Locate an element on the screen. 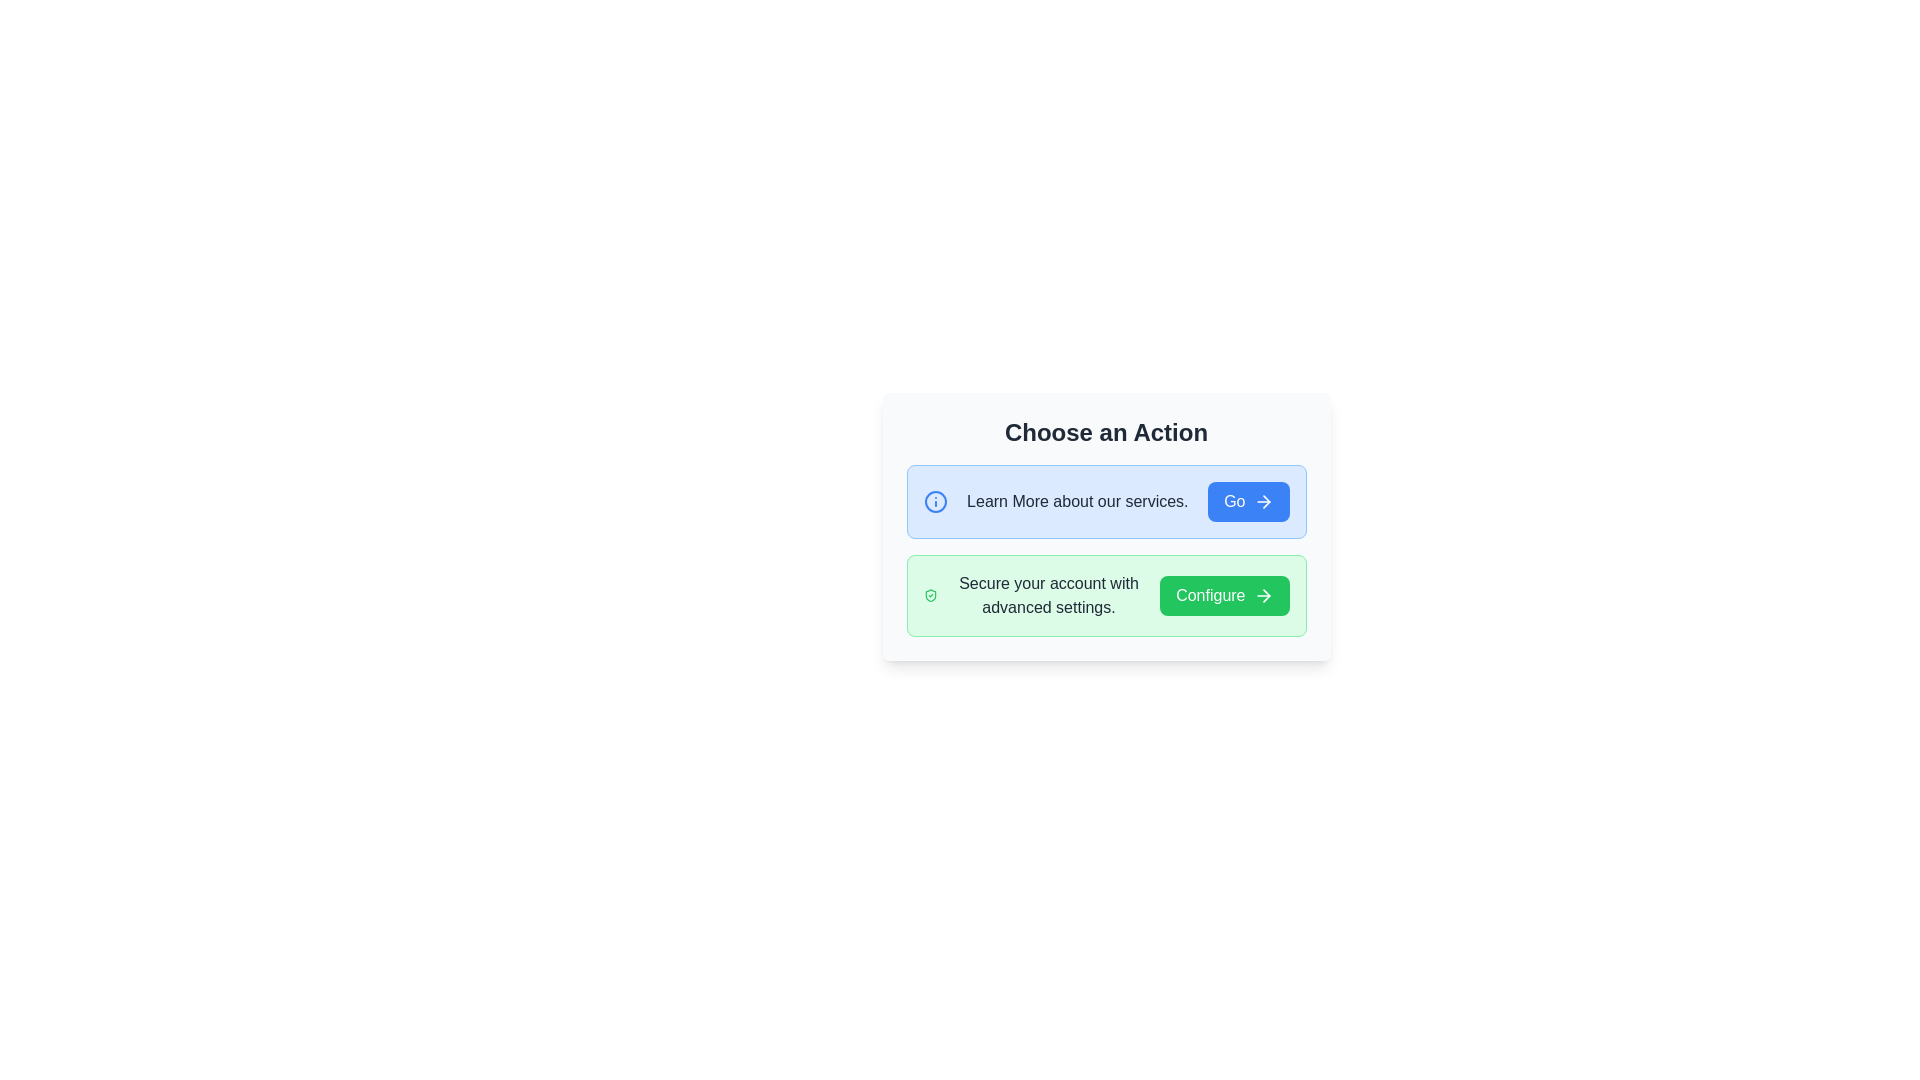 This screenshot has height=1080, width=1920. the 'Configure' button located in the light green section at the bottom right of the card is located at coordinates (1223, 595).